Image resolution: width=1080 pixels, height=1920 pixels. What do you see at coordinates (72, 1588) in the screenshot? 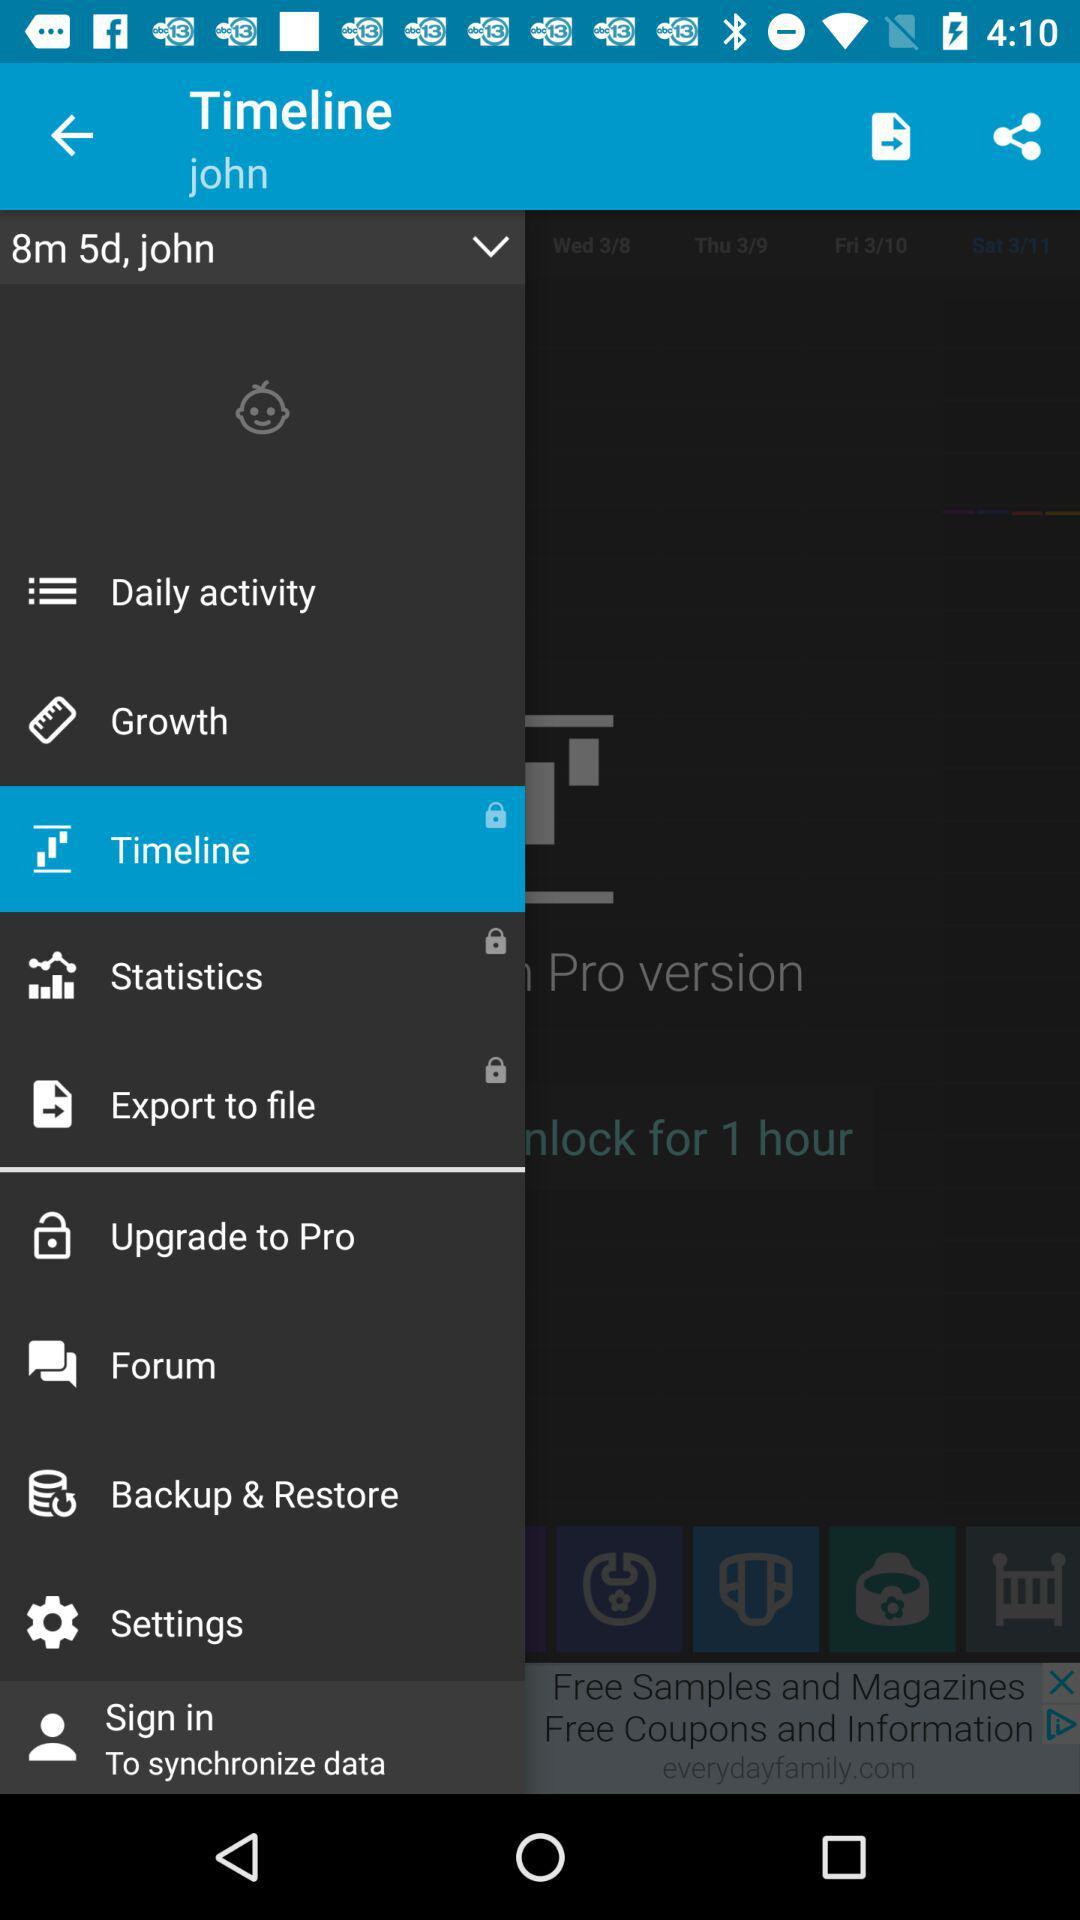
I see `the settings icon` at bounding box center [72, 1588].